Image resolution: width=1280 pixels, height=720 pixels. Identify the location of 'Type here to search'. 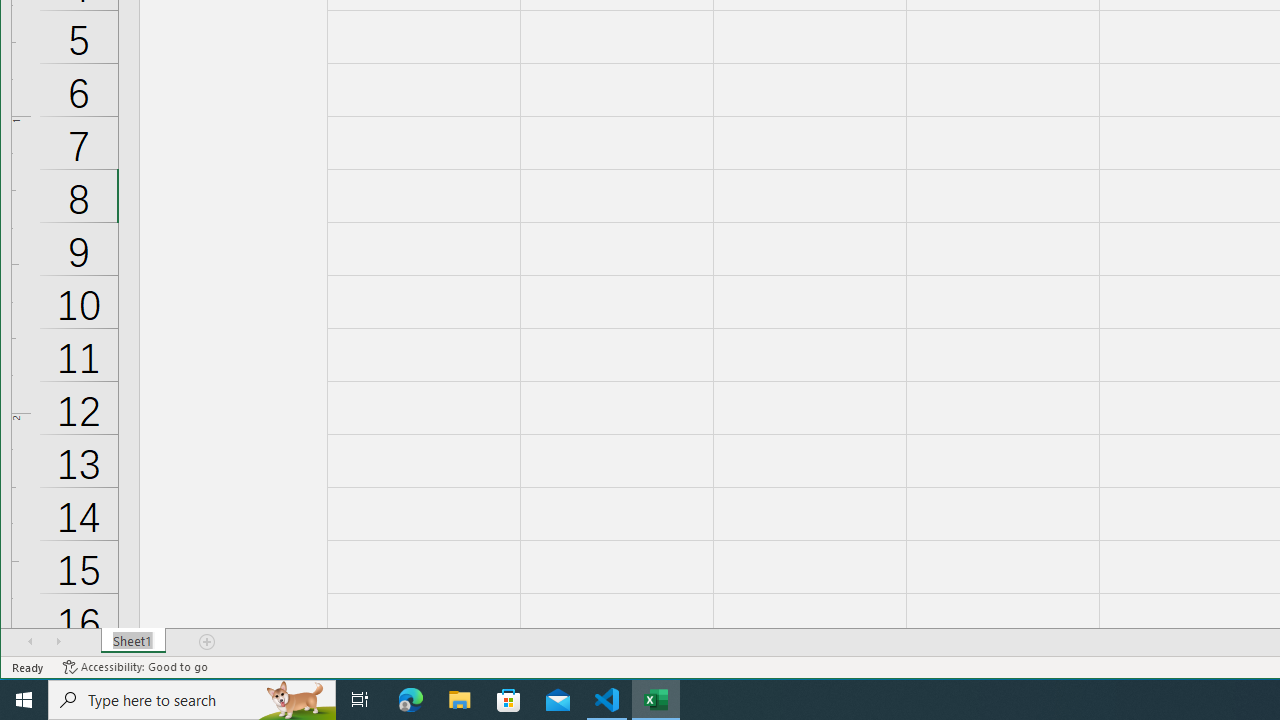
(192, 698).